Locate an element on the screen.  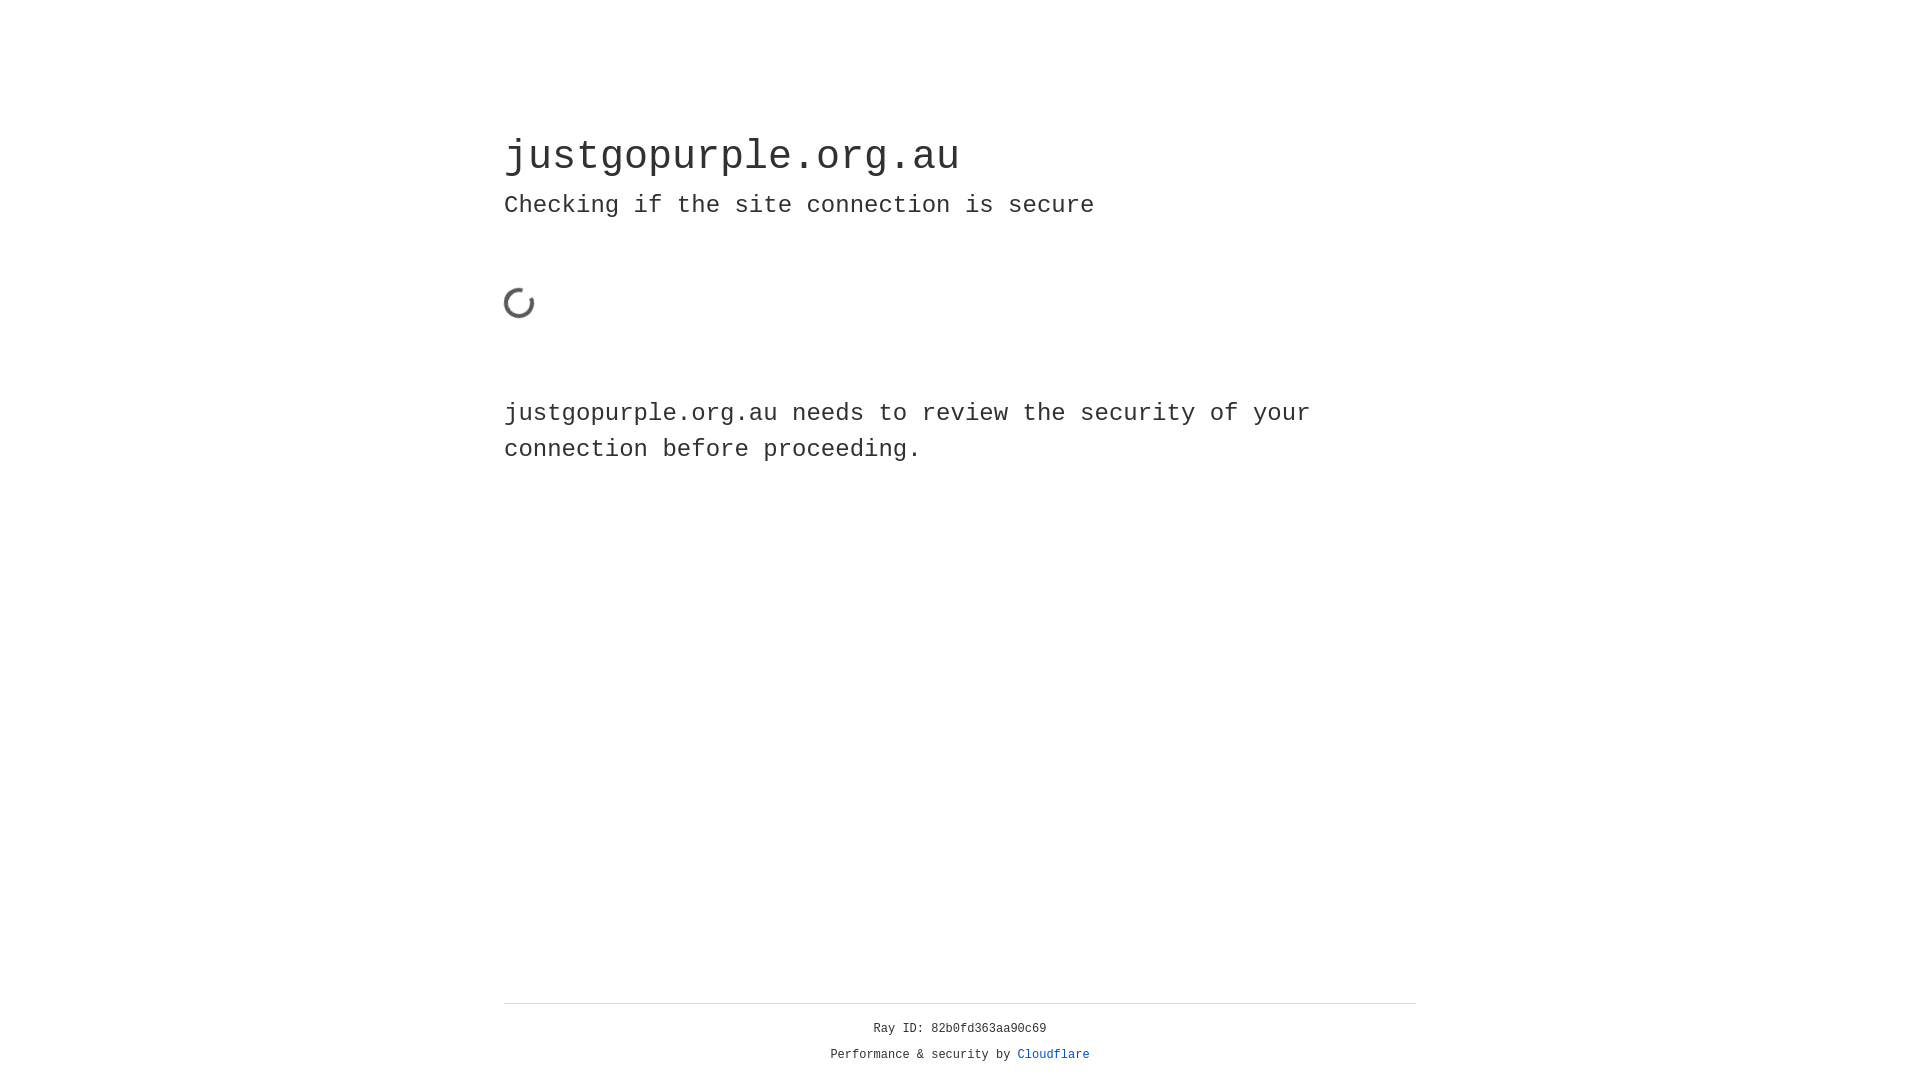
'Cloudflare' is located at coordinates (1053, 1054).